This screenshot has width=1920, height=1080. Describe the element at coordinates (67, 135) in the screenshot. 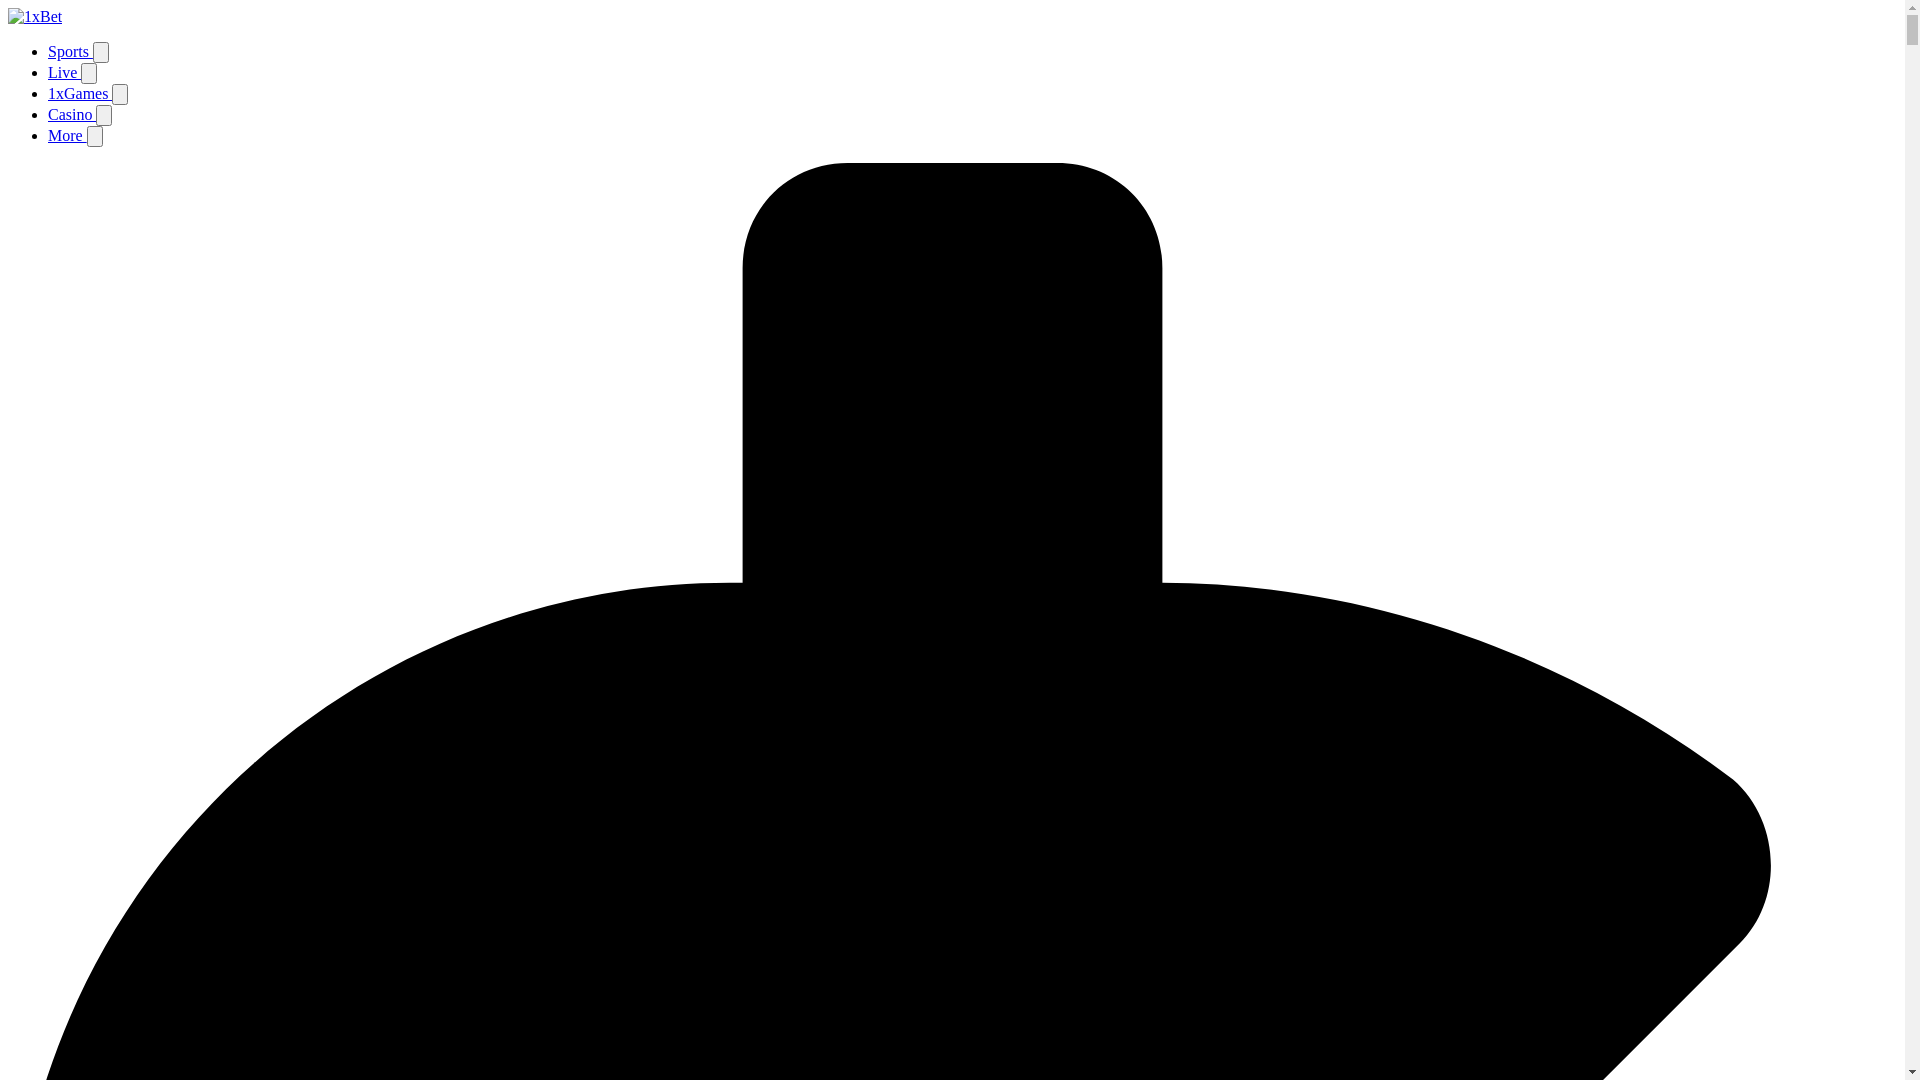

I see `'More'` at that location.